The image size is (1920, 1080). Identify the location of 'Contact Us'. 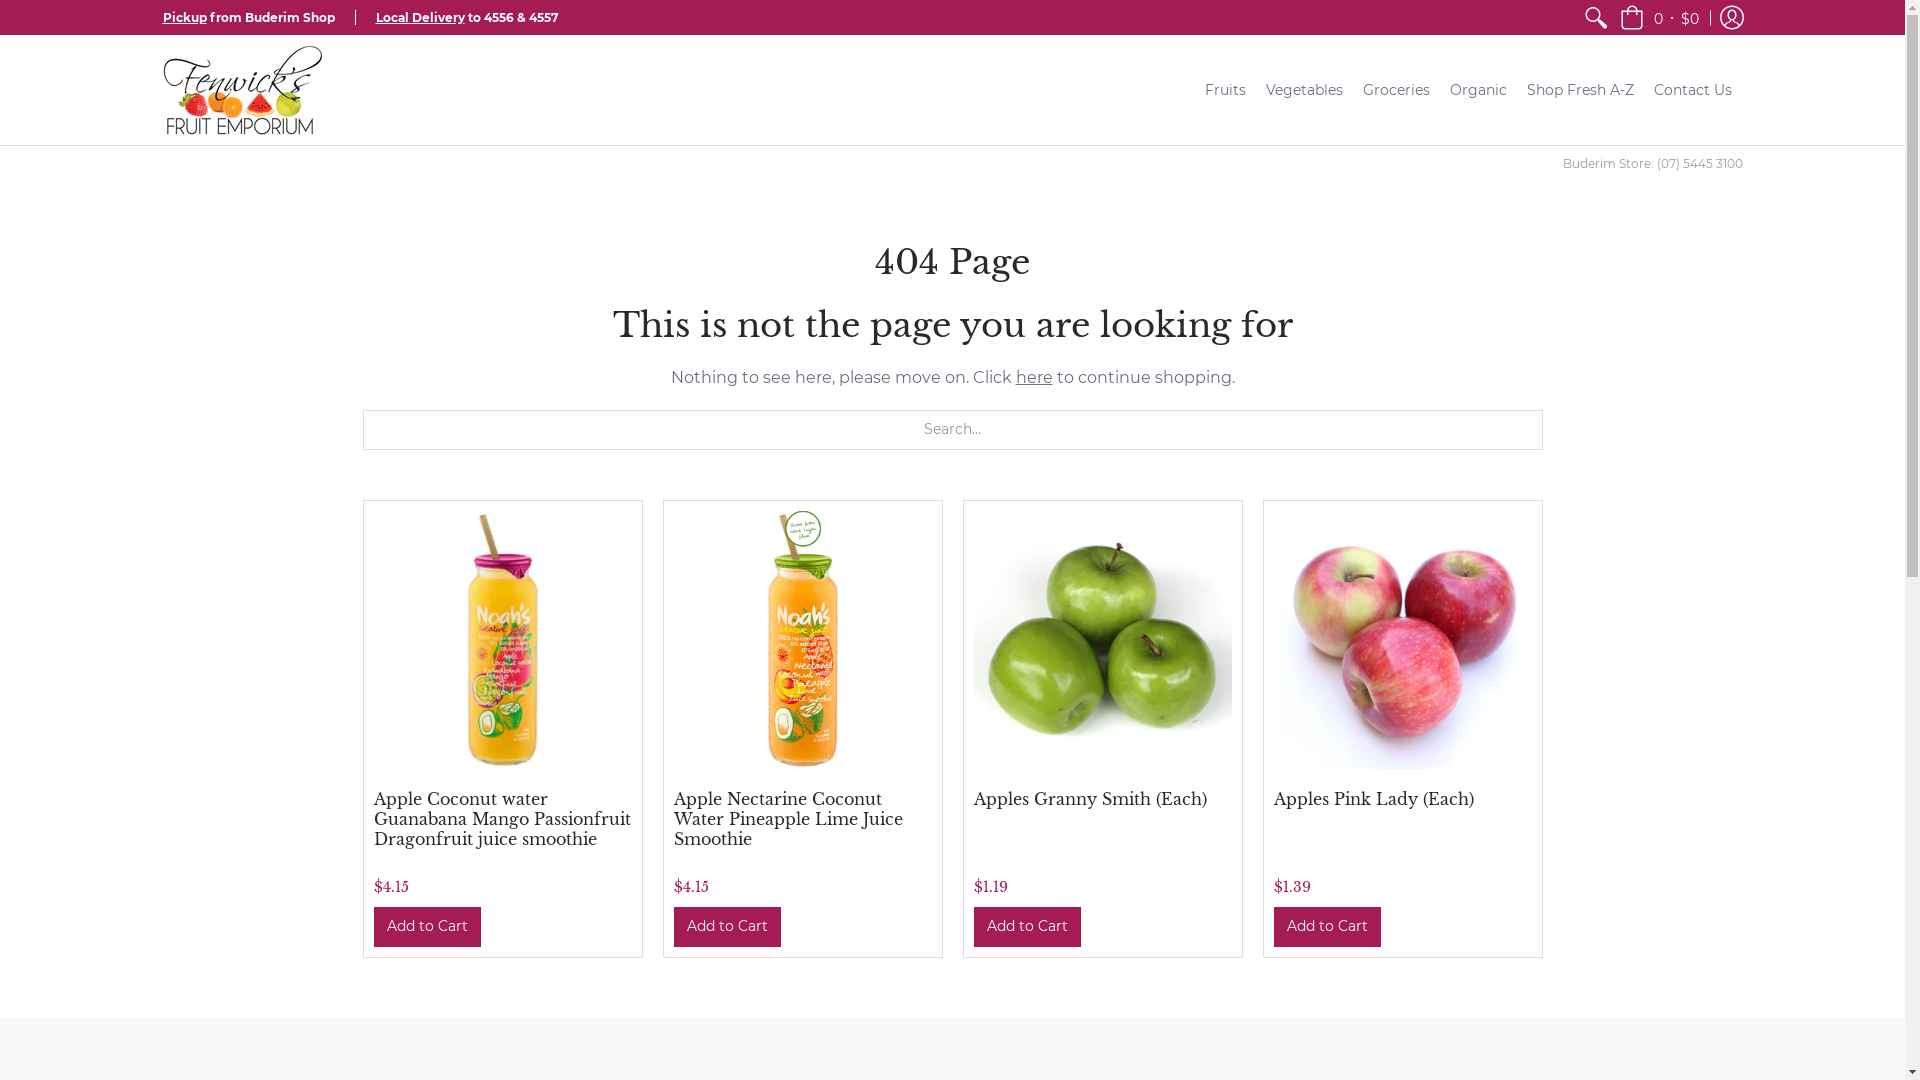
(1643, 88).